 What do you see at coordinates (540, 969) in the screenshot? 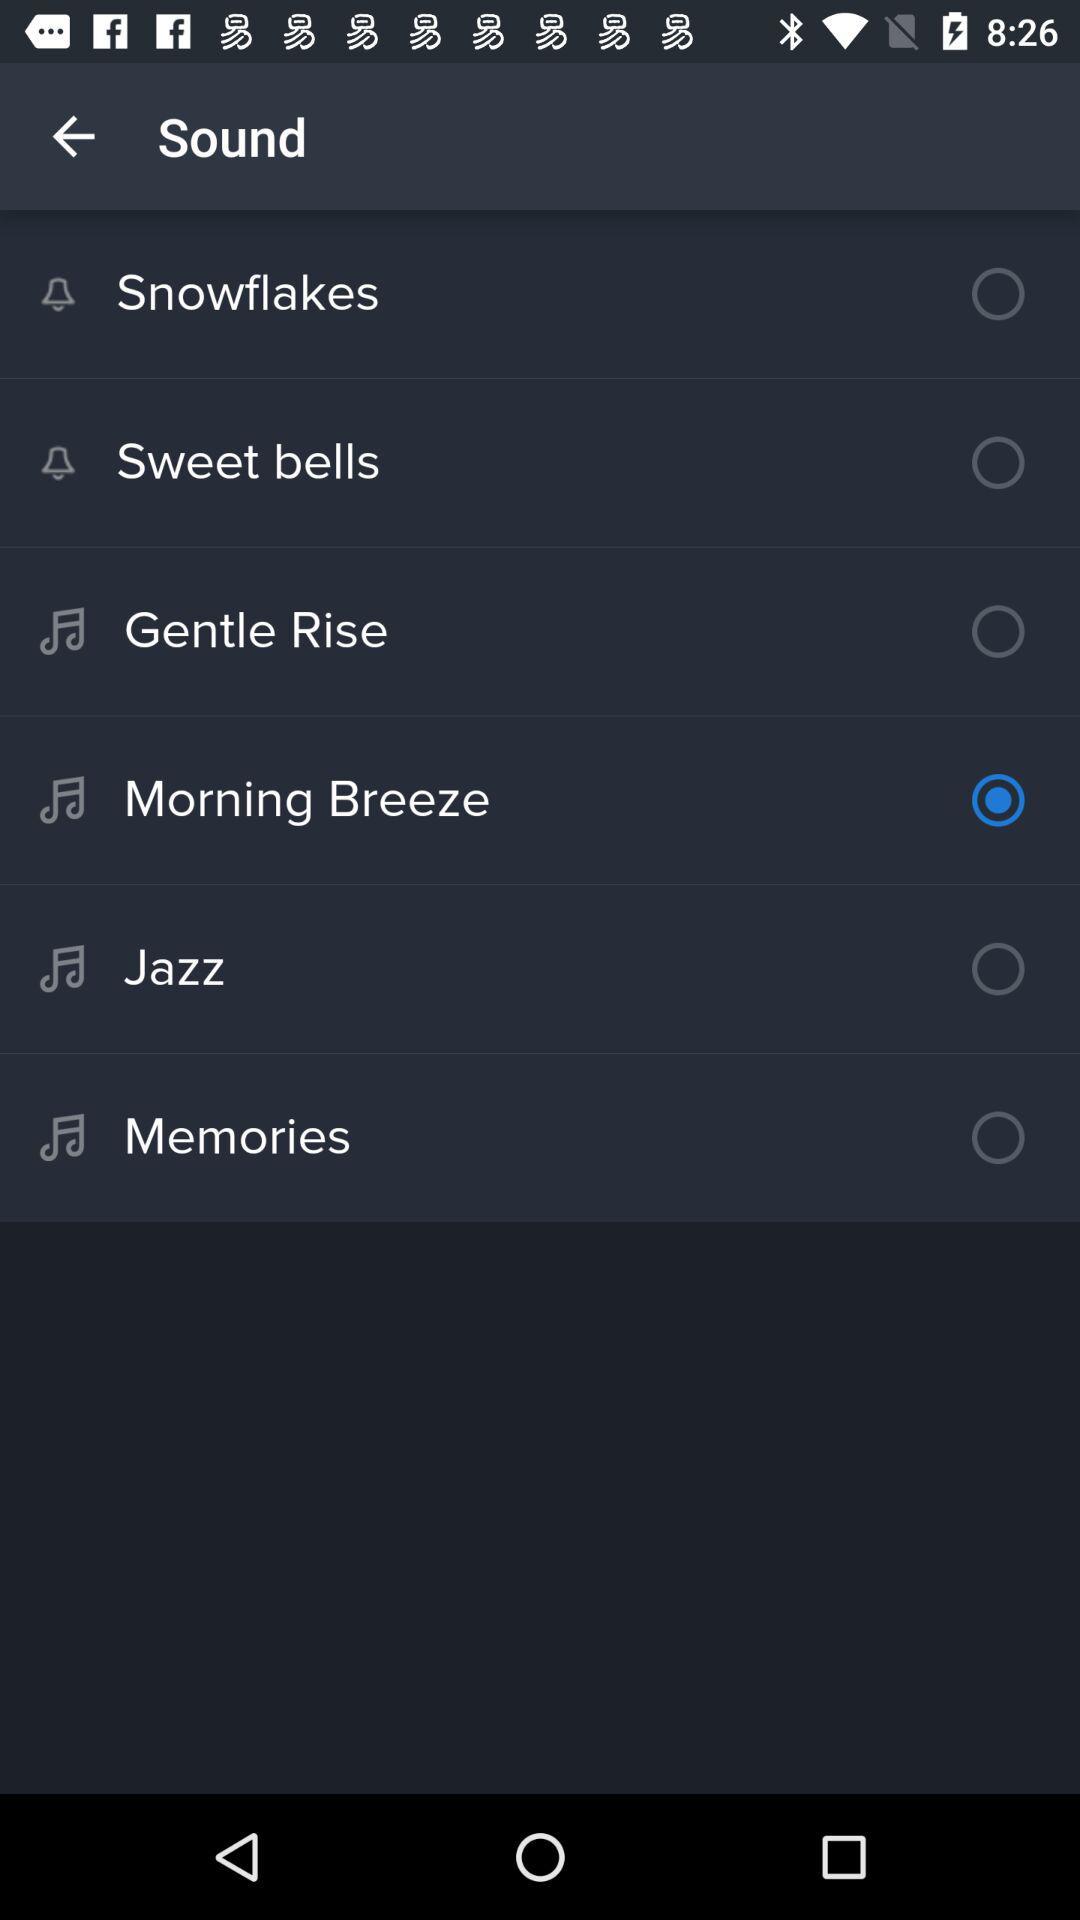
I see `jazz item` at bounding box center [540, 969].